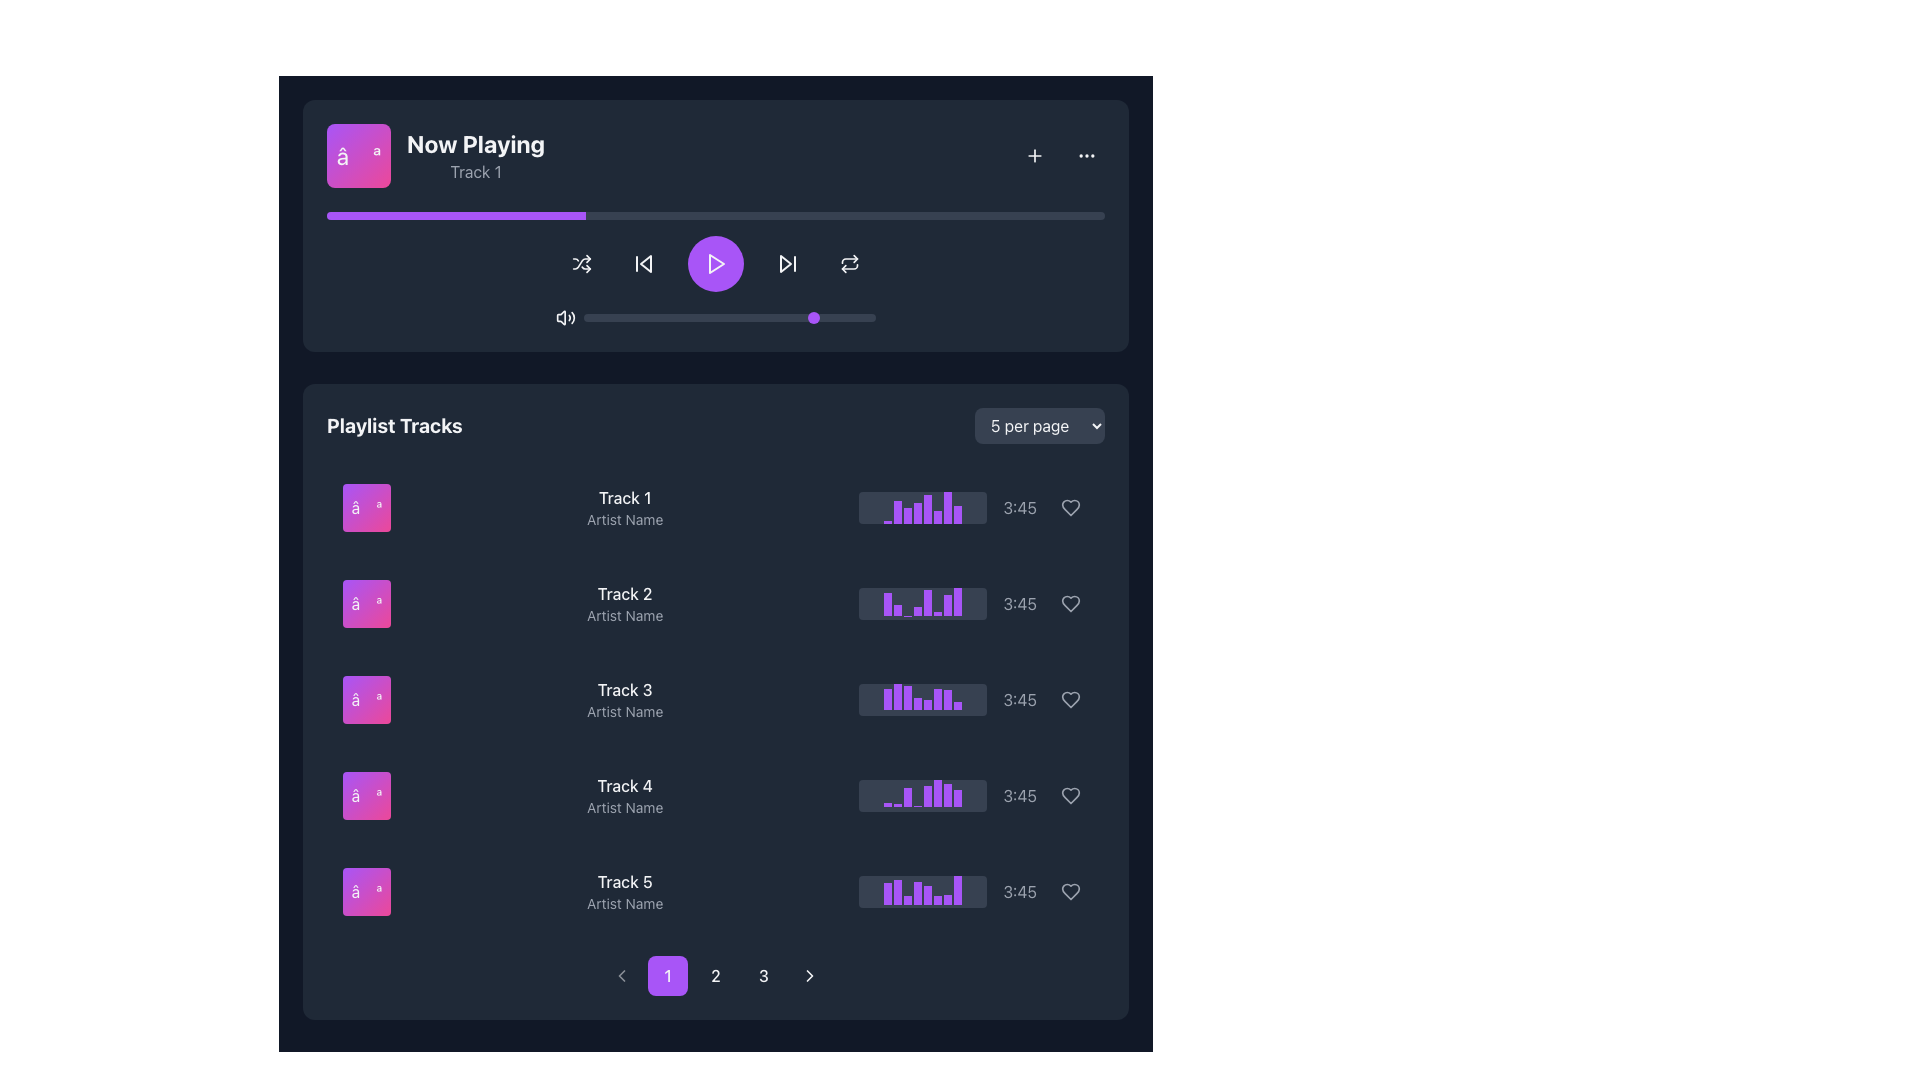  I want to click on the eighth bar segment in the bar chart representing data value for the fifth track under the 'Playlist Tracks' category, so click(957, 889).